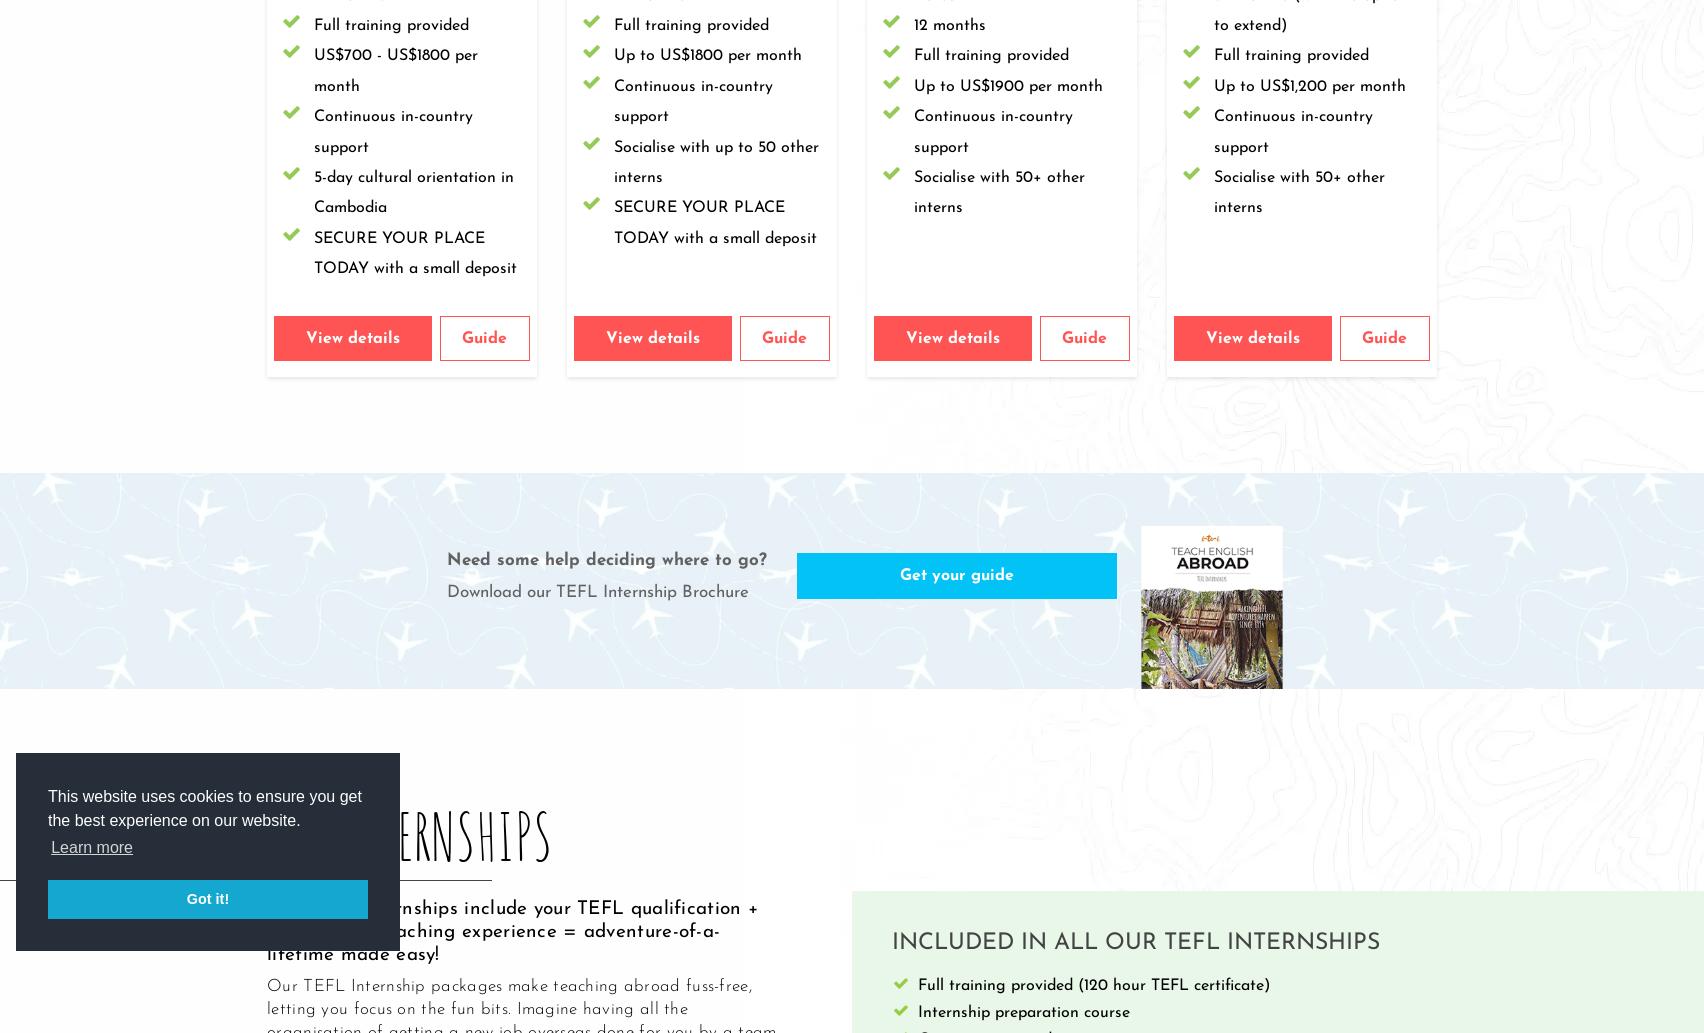 The image size is (1704, 1033). Describe the element at coordinates (401, 834) in the screenshot. I see `'TEFL INTERNSHIPS'` at that location.